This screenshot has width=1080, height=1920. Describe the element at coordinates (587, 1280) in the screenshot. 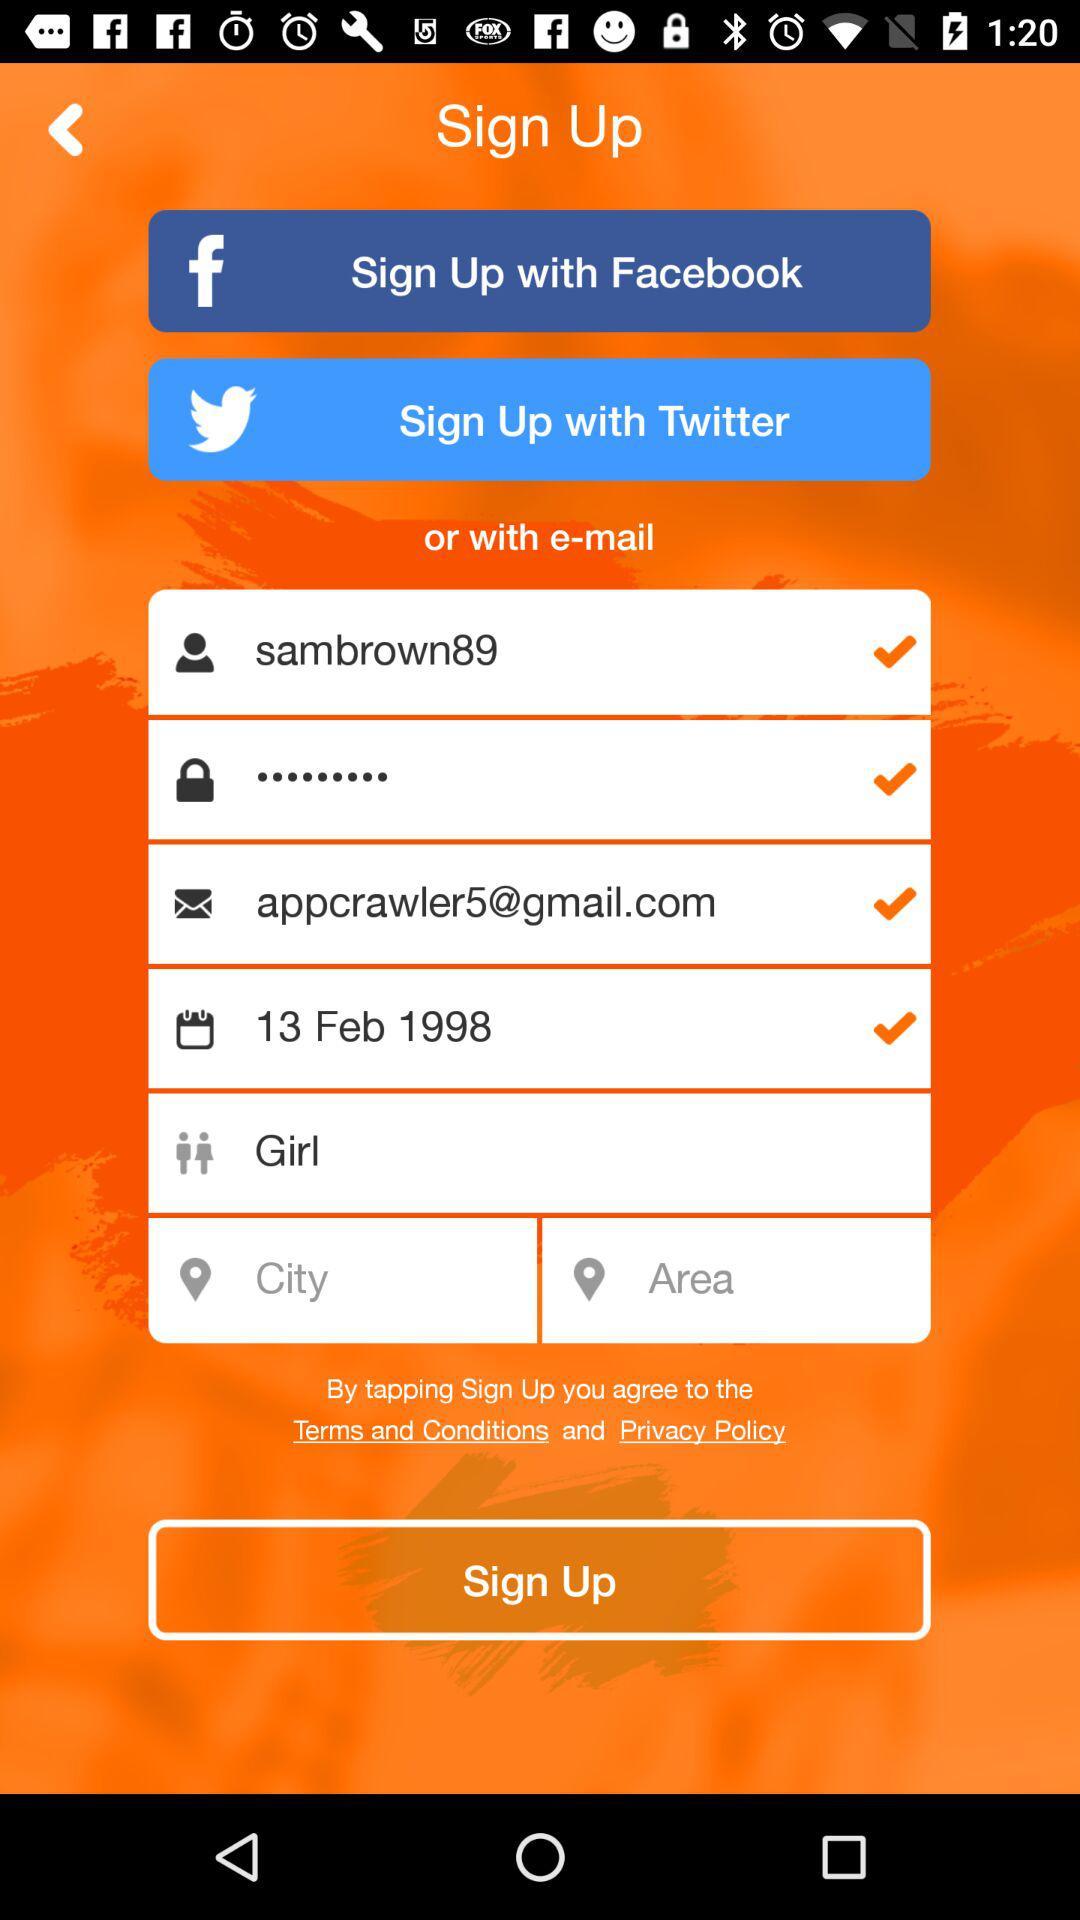

I see `the location icon on the web page` at that location.